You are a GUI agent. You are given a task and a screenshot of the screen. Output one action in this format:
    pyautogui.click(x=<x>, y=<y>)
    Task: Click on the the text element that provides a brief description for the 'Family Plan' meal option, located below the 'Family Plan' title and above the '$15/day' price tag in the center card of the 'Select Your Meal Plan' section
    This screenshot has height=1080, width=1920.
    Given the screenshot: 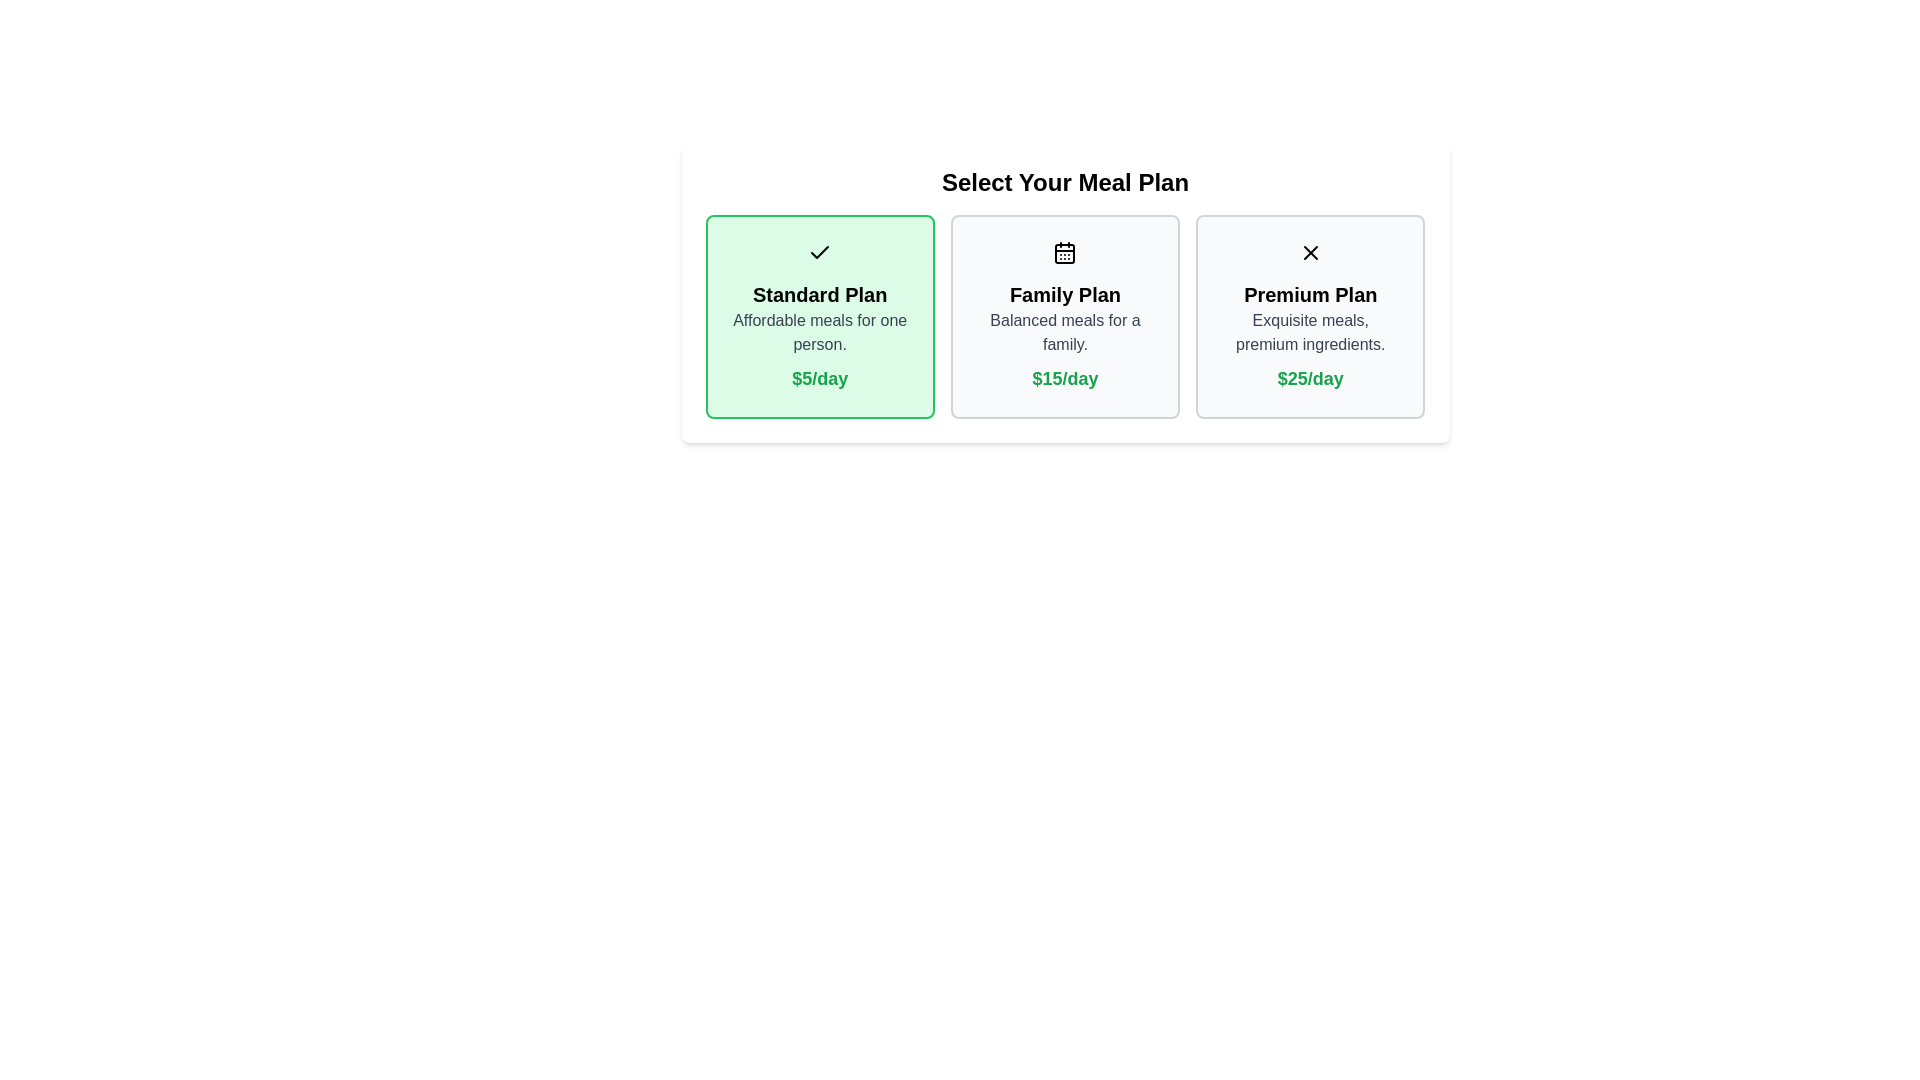 What is the action you would take?
    pyautogui.click(x=1064, y=331)
    